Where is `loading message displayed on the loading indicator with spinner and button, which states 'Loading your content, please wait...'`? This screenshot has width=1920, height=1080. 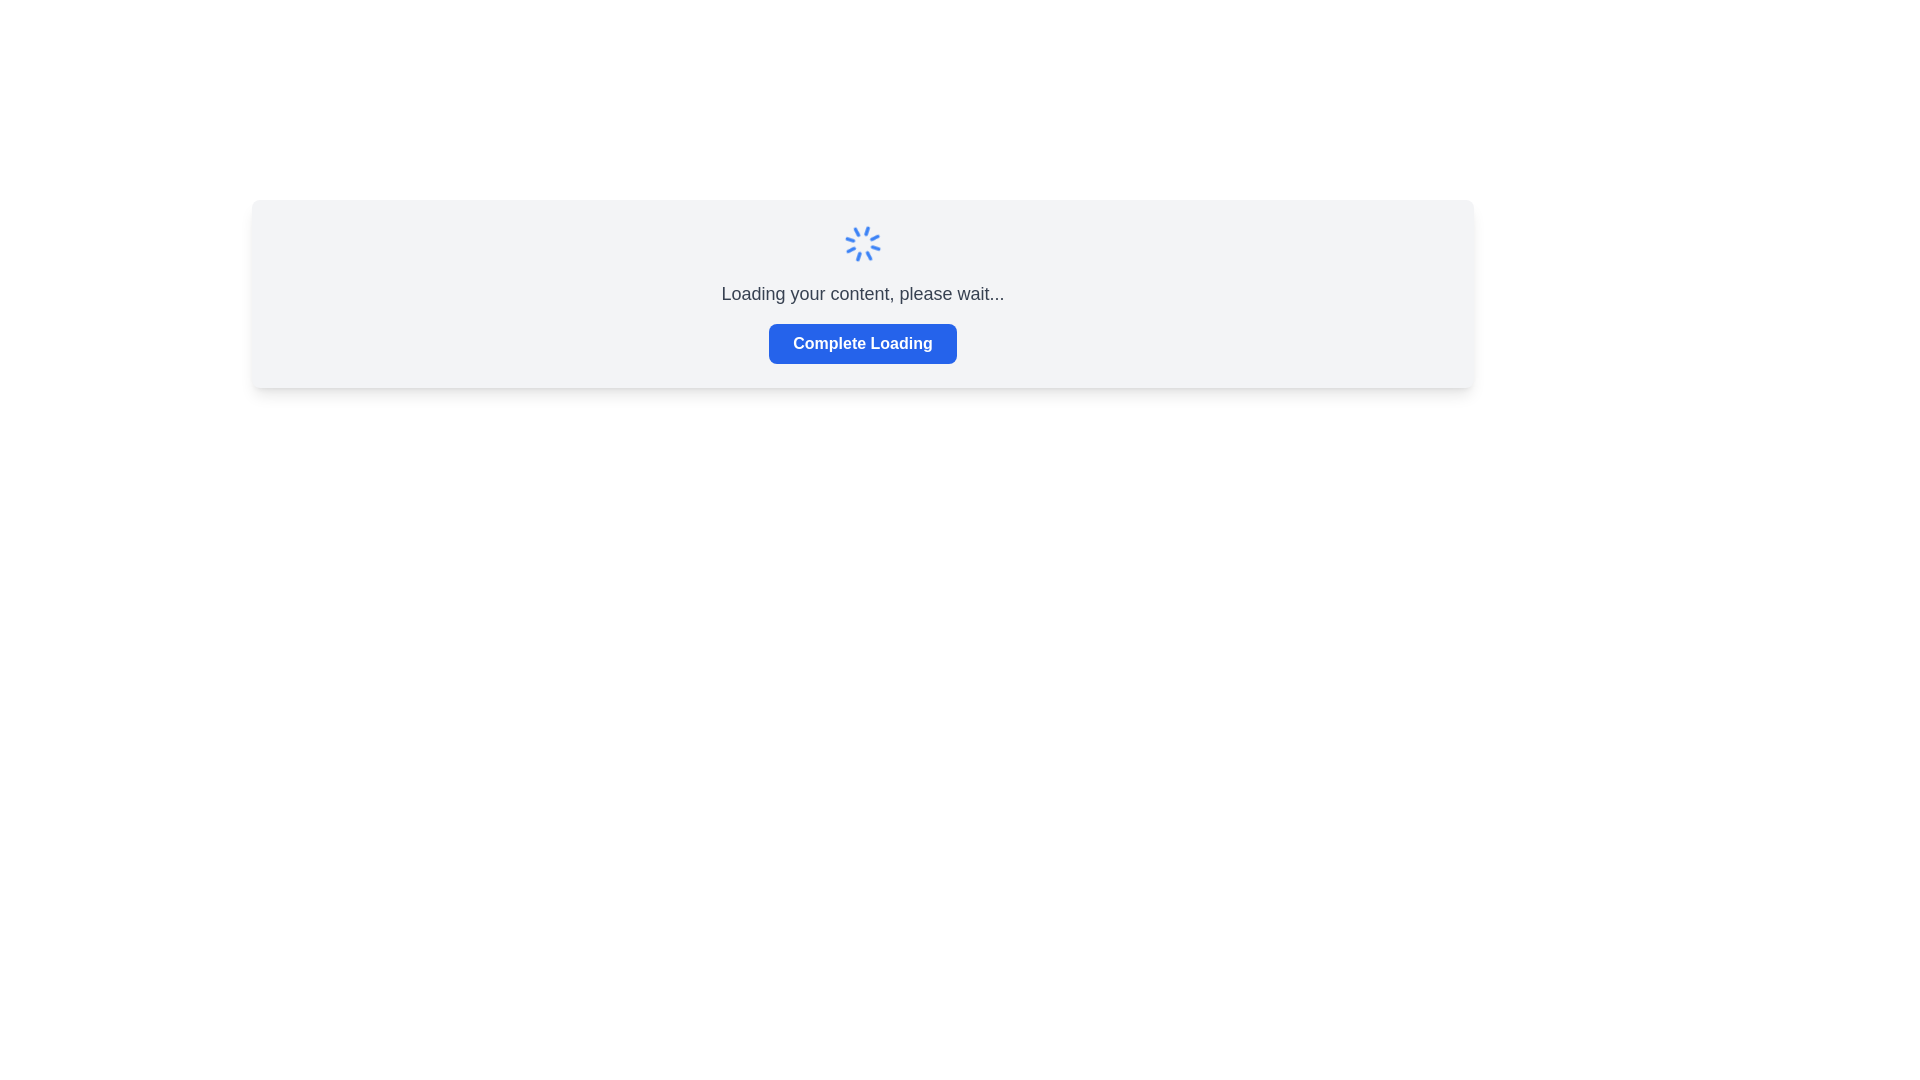 loading message displayed on the loading indicator with spinner and button, which states 'Loading your content, please wait...' is located at coordinates (863, 293).